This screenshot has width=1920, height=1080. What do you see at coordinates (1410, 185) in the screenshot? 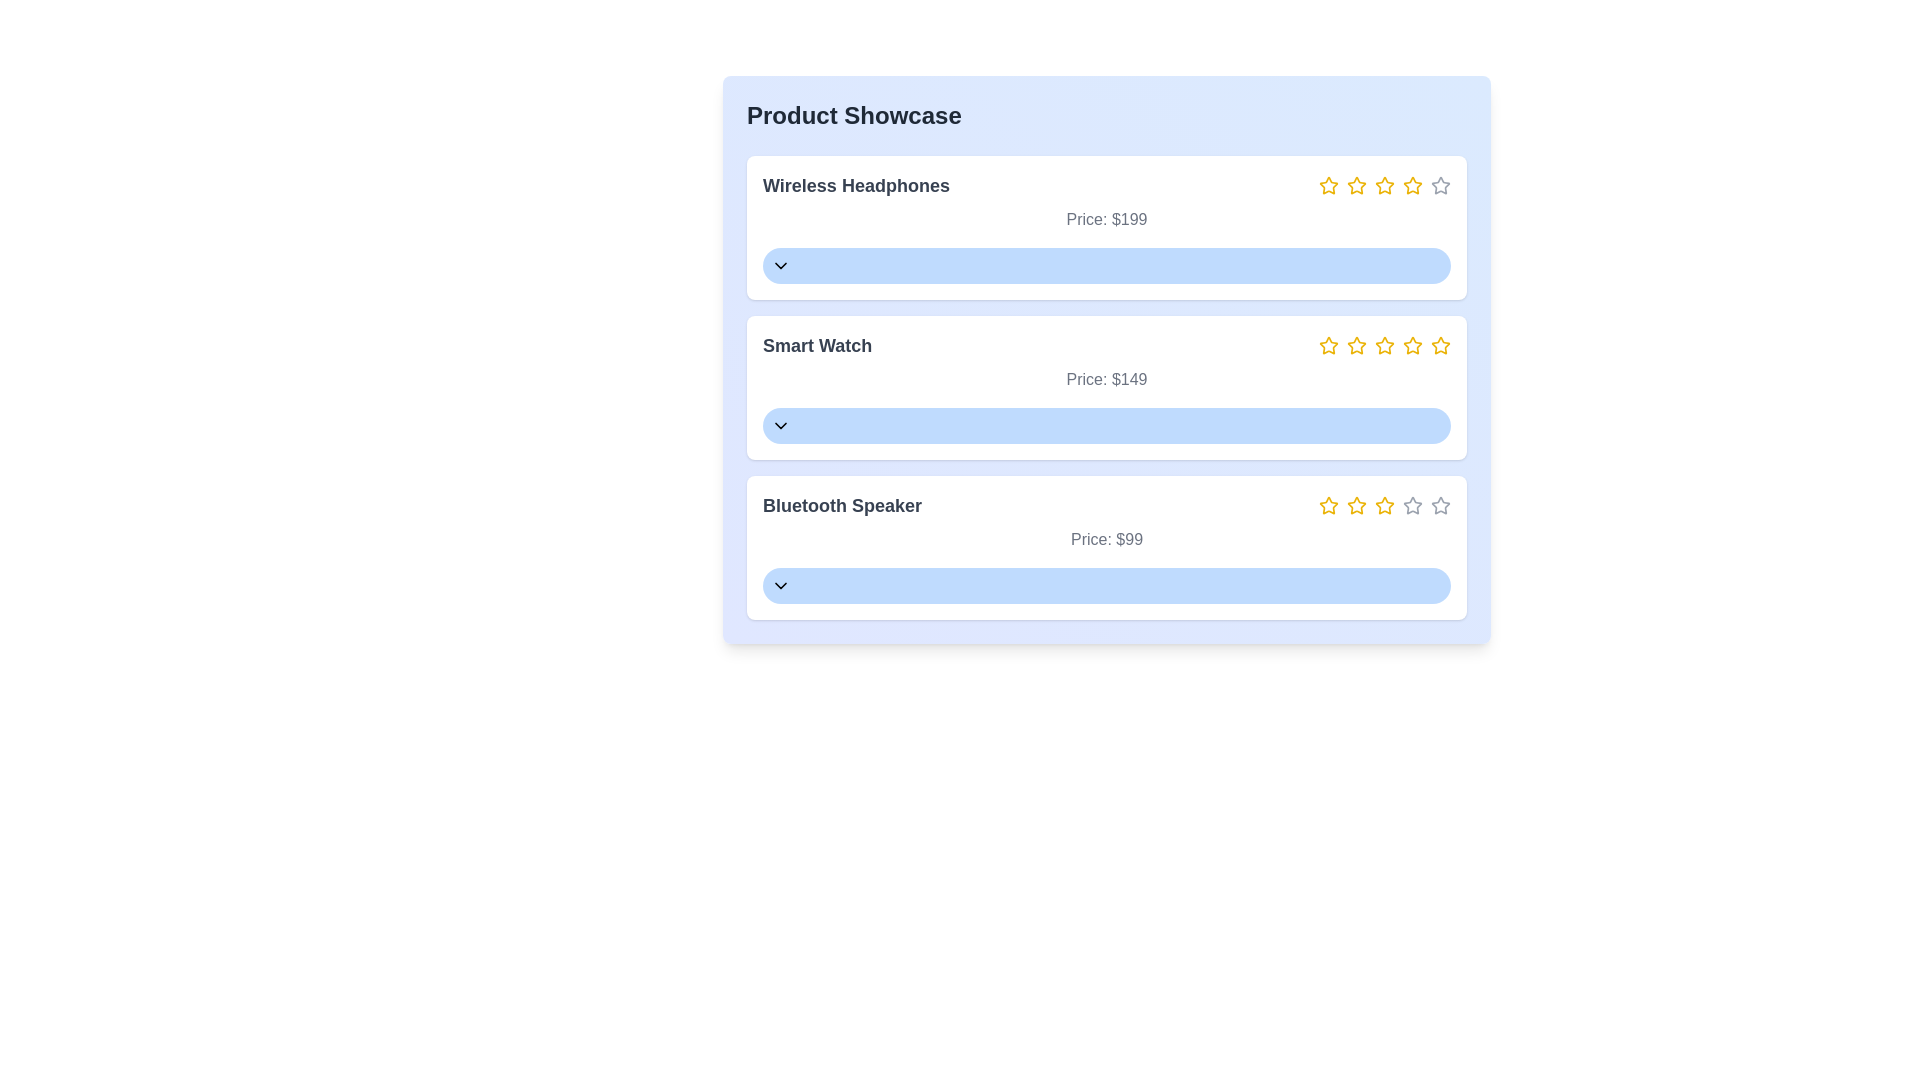
I see `the fourth star icon in the rating row of the 'Wireless Headphones' product section to rate it` at bounding box center [1410, 185].